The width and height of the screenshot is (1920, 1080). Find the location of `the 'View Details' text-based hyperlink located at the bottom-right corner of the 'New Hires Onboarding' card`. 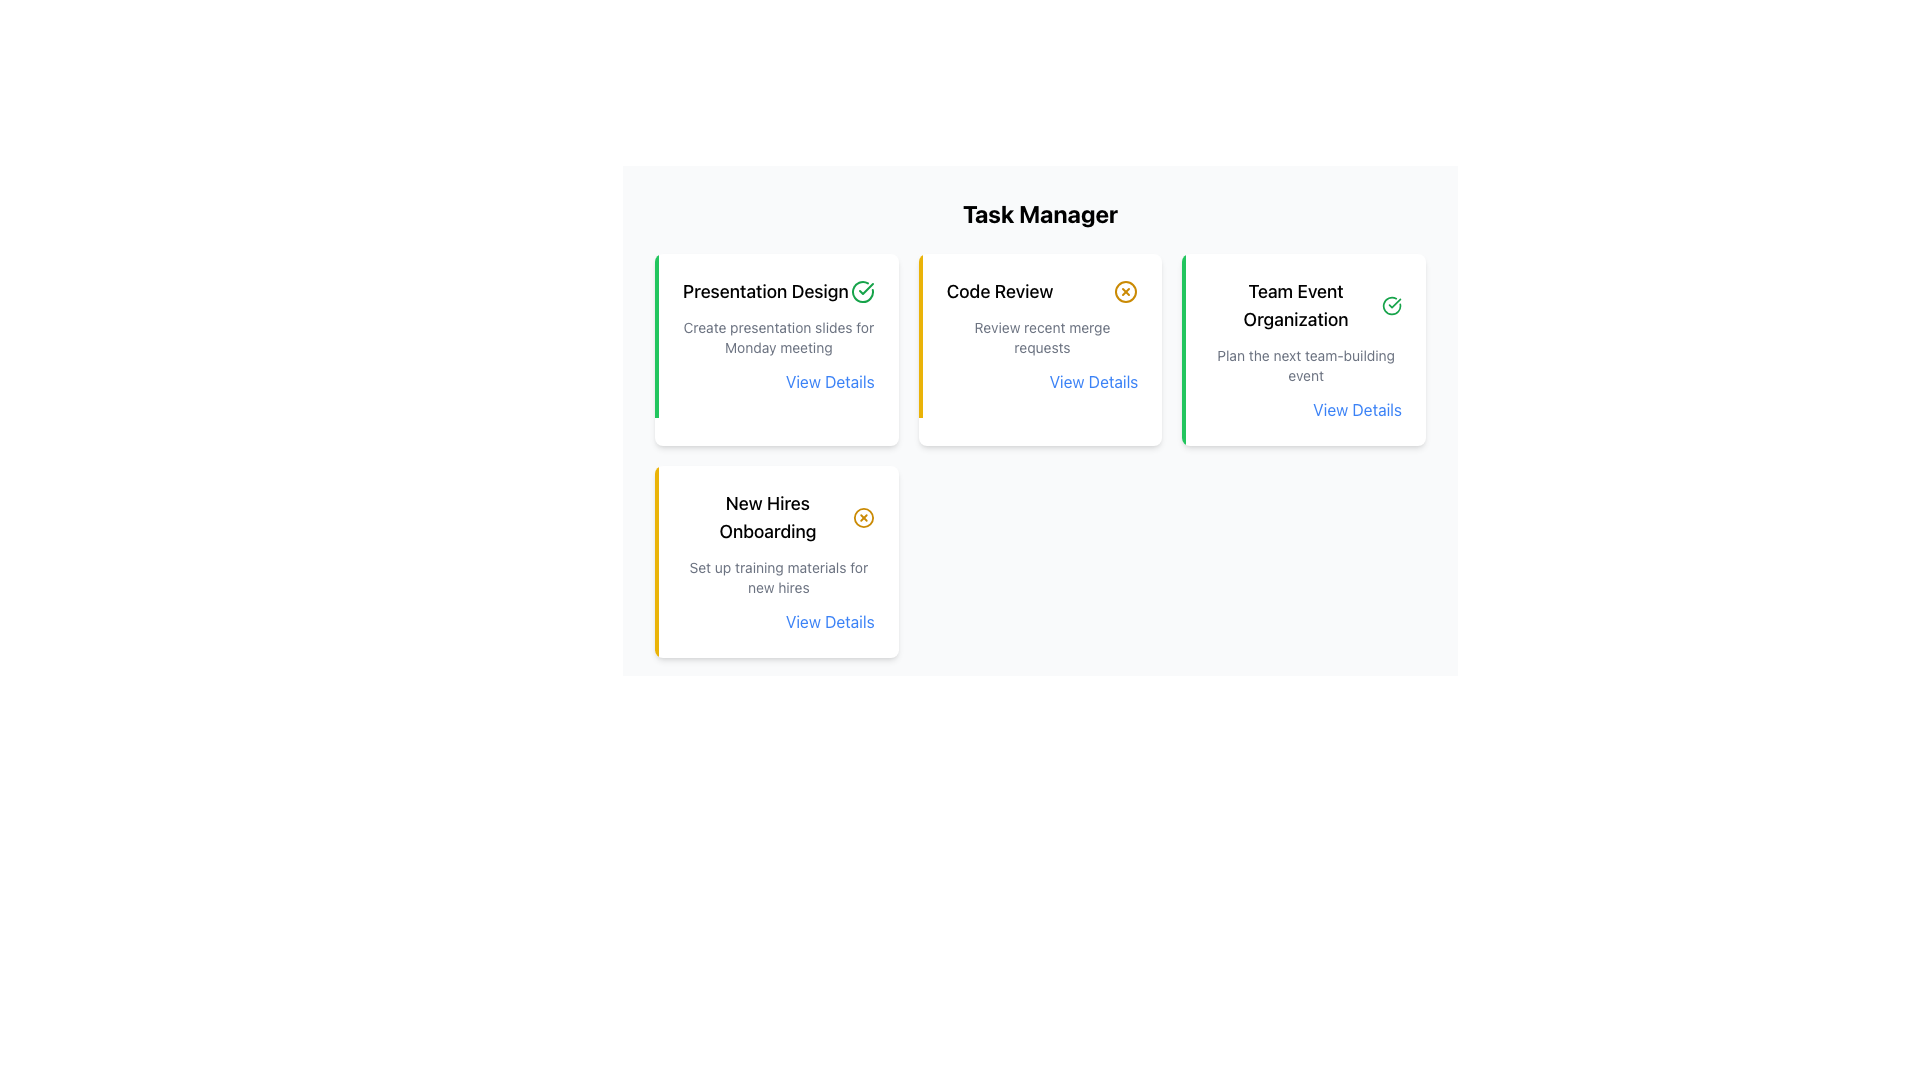

the 'View Details' text-based hyperlink located at the bottom-right corner of the 'New Hires Onboarding' card is located at coordinates (777, 620).